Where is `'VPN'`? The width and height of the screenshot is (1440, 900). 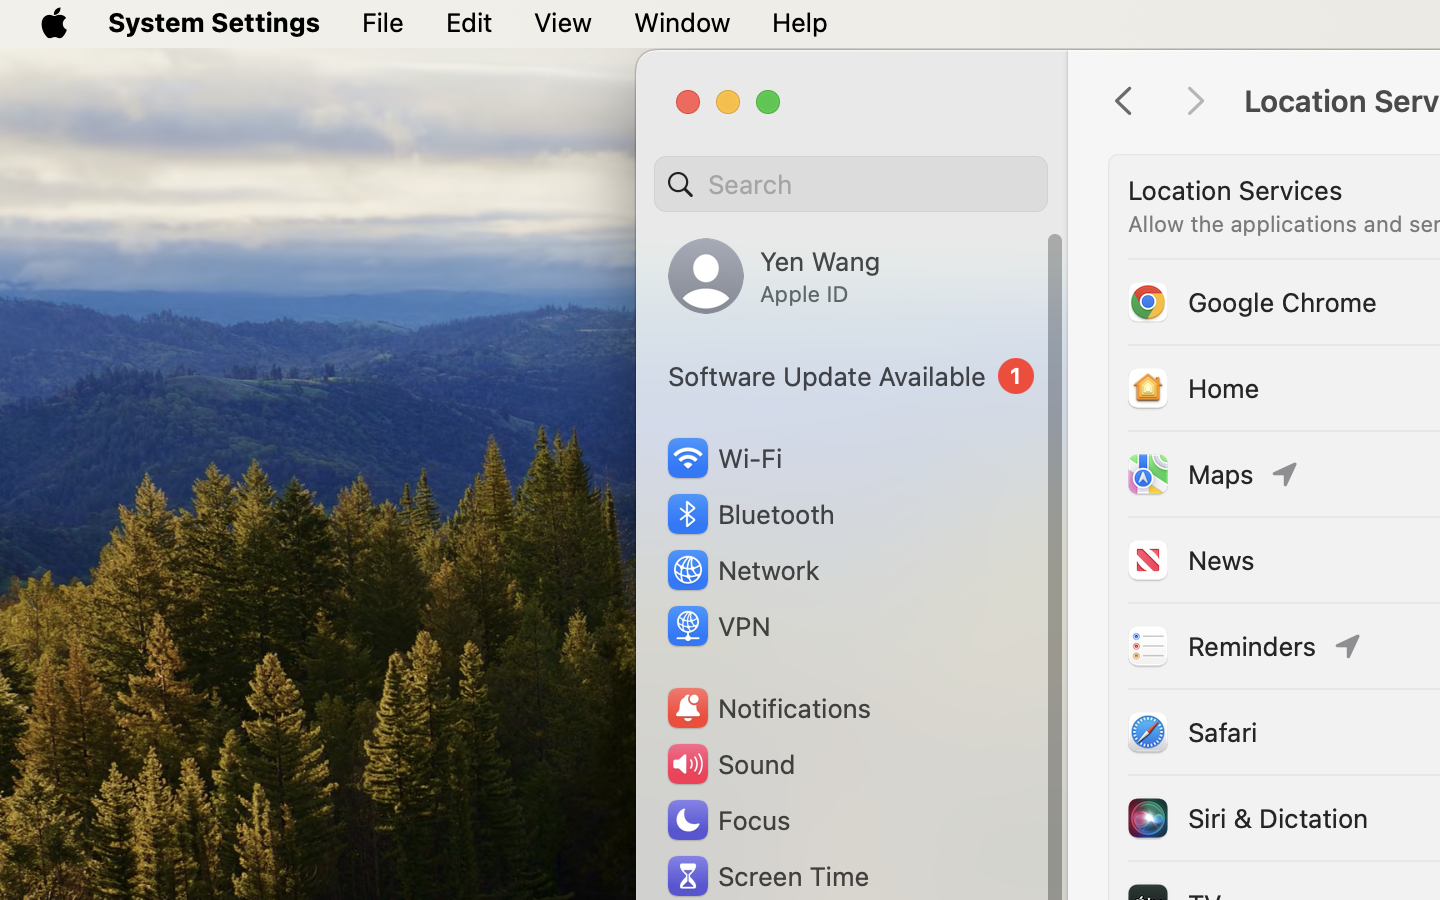 'VPN' is located at coordinates (716, 626).